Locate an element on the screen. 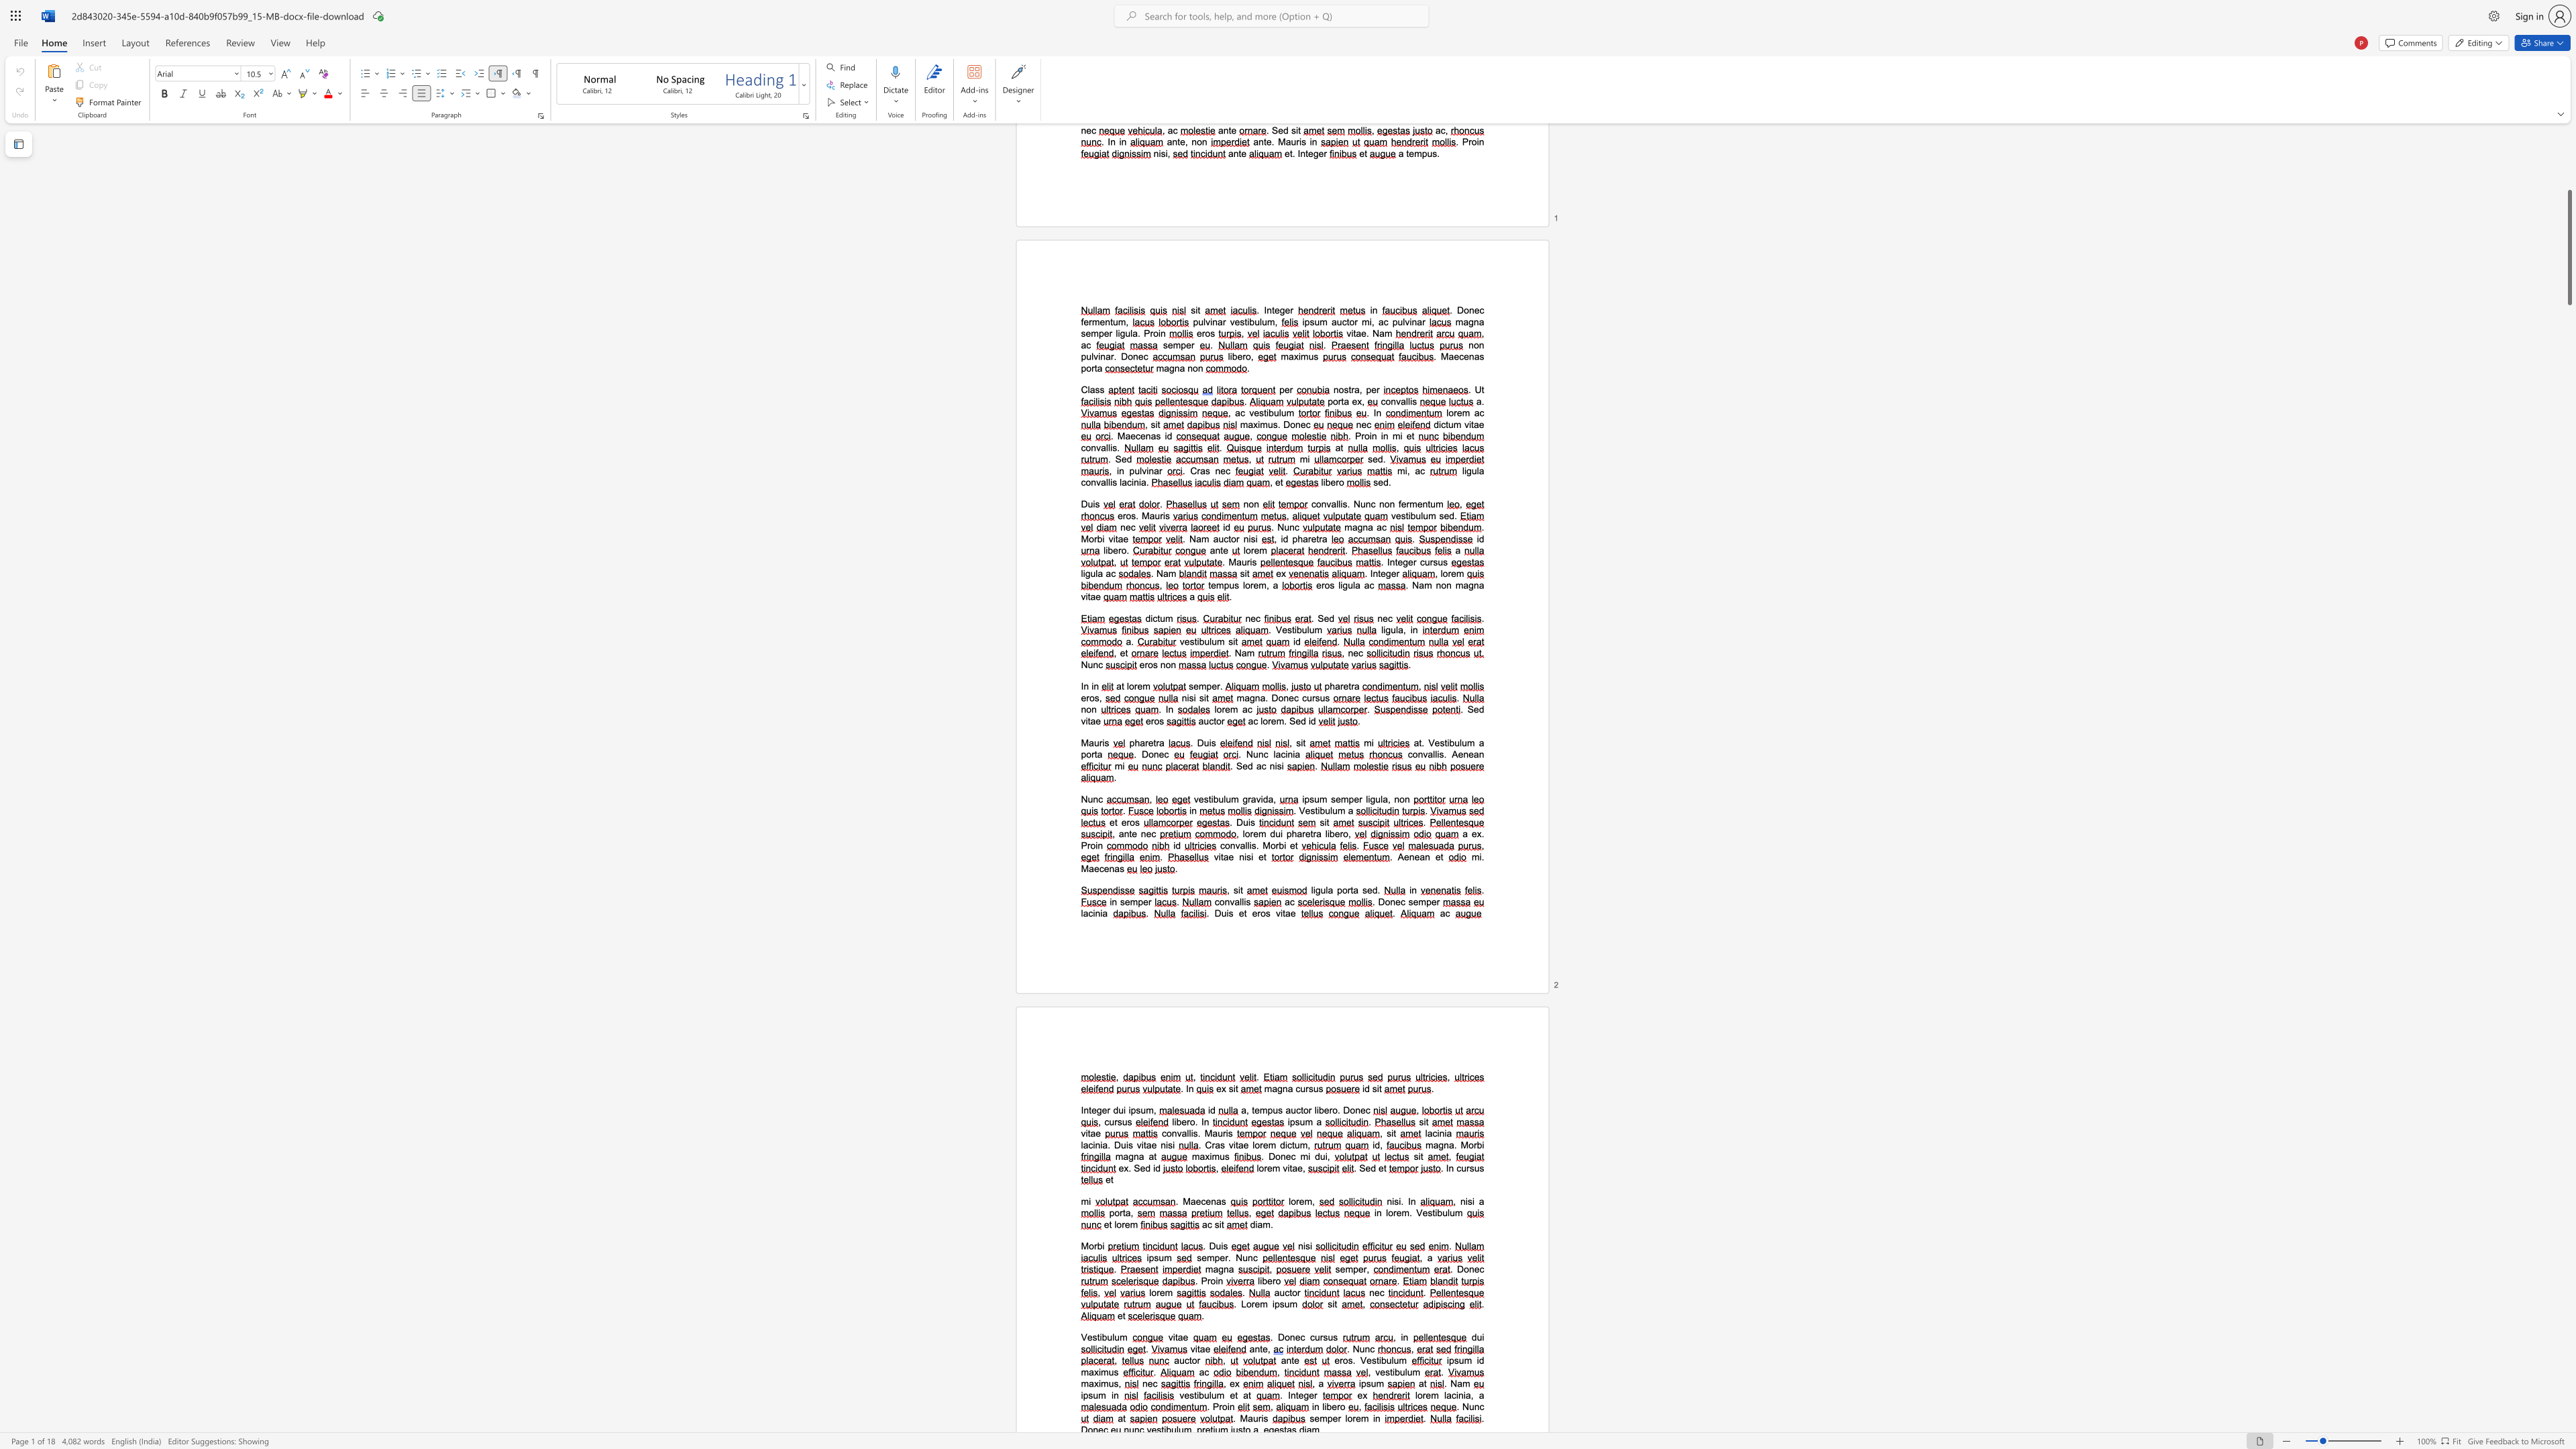  the 1th character "i" in the text is located at coordinates (1312, 1405).